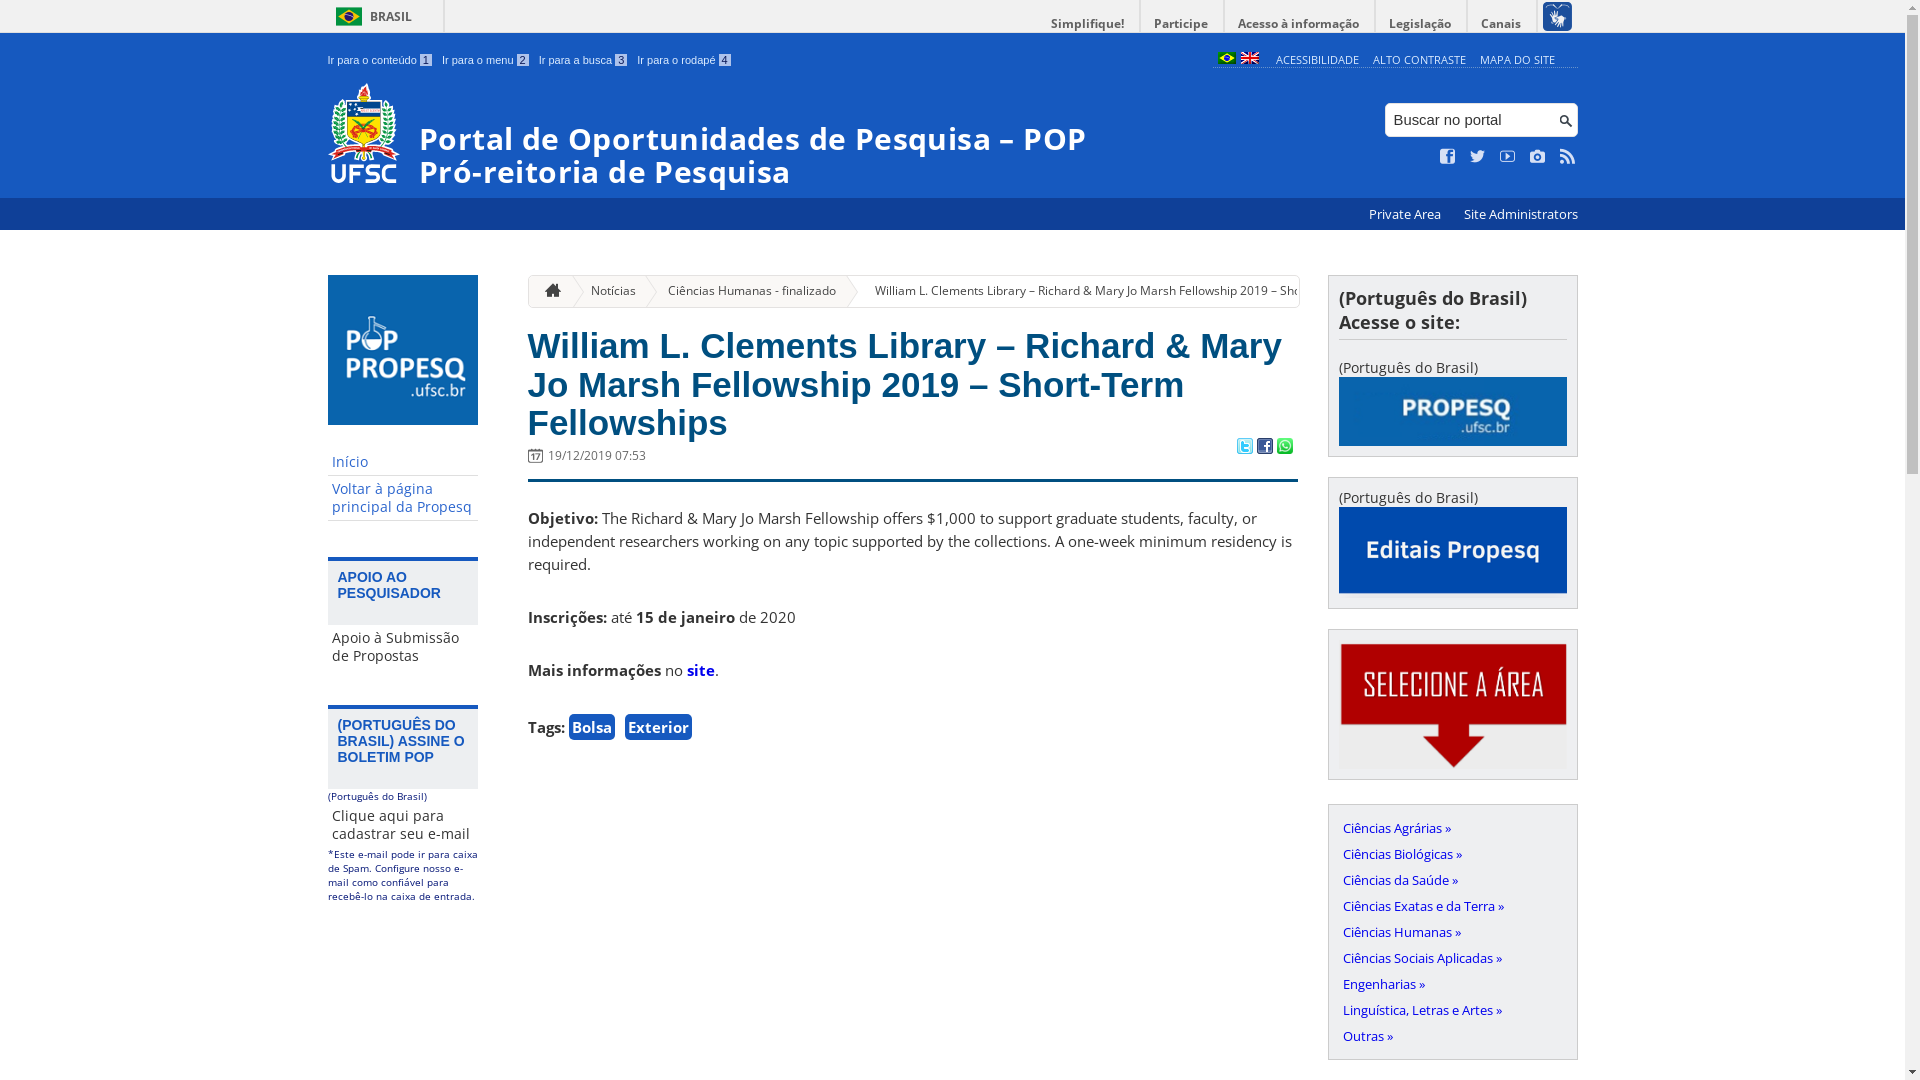  What do you see at coordinates (1502, 23) in the screenshot?
I see `'Canais'` at bounding box center [1502, 23].